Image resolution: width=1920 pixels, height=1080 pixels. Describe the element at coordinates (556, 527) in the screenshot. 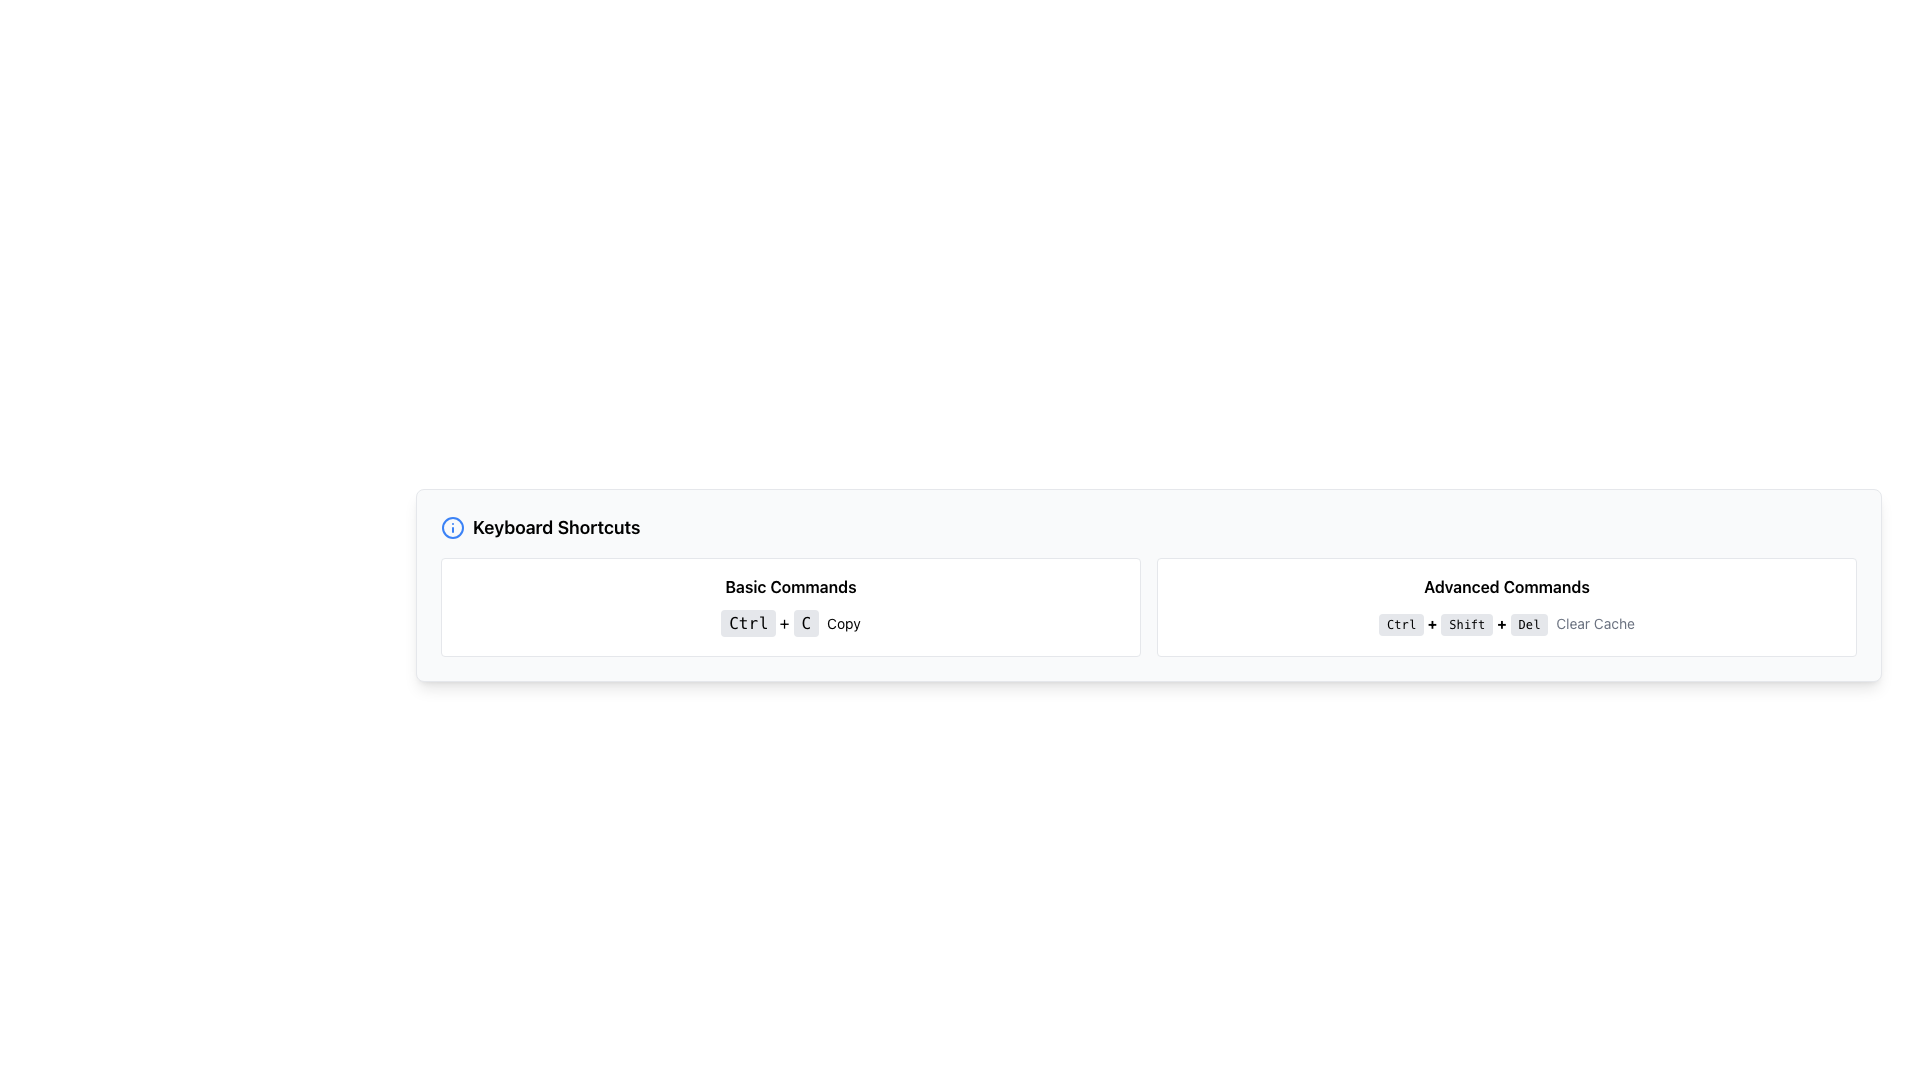

I see `the 'Keyboard Shortcuts' text label, which is a prominent title displayed in black and bold, located adjacent to an icon on its left` at that location.